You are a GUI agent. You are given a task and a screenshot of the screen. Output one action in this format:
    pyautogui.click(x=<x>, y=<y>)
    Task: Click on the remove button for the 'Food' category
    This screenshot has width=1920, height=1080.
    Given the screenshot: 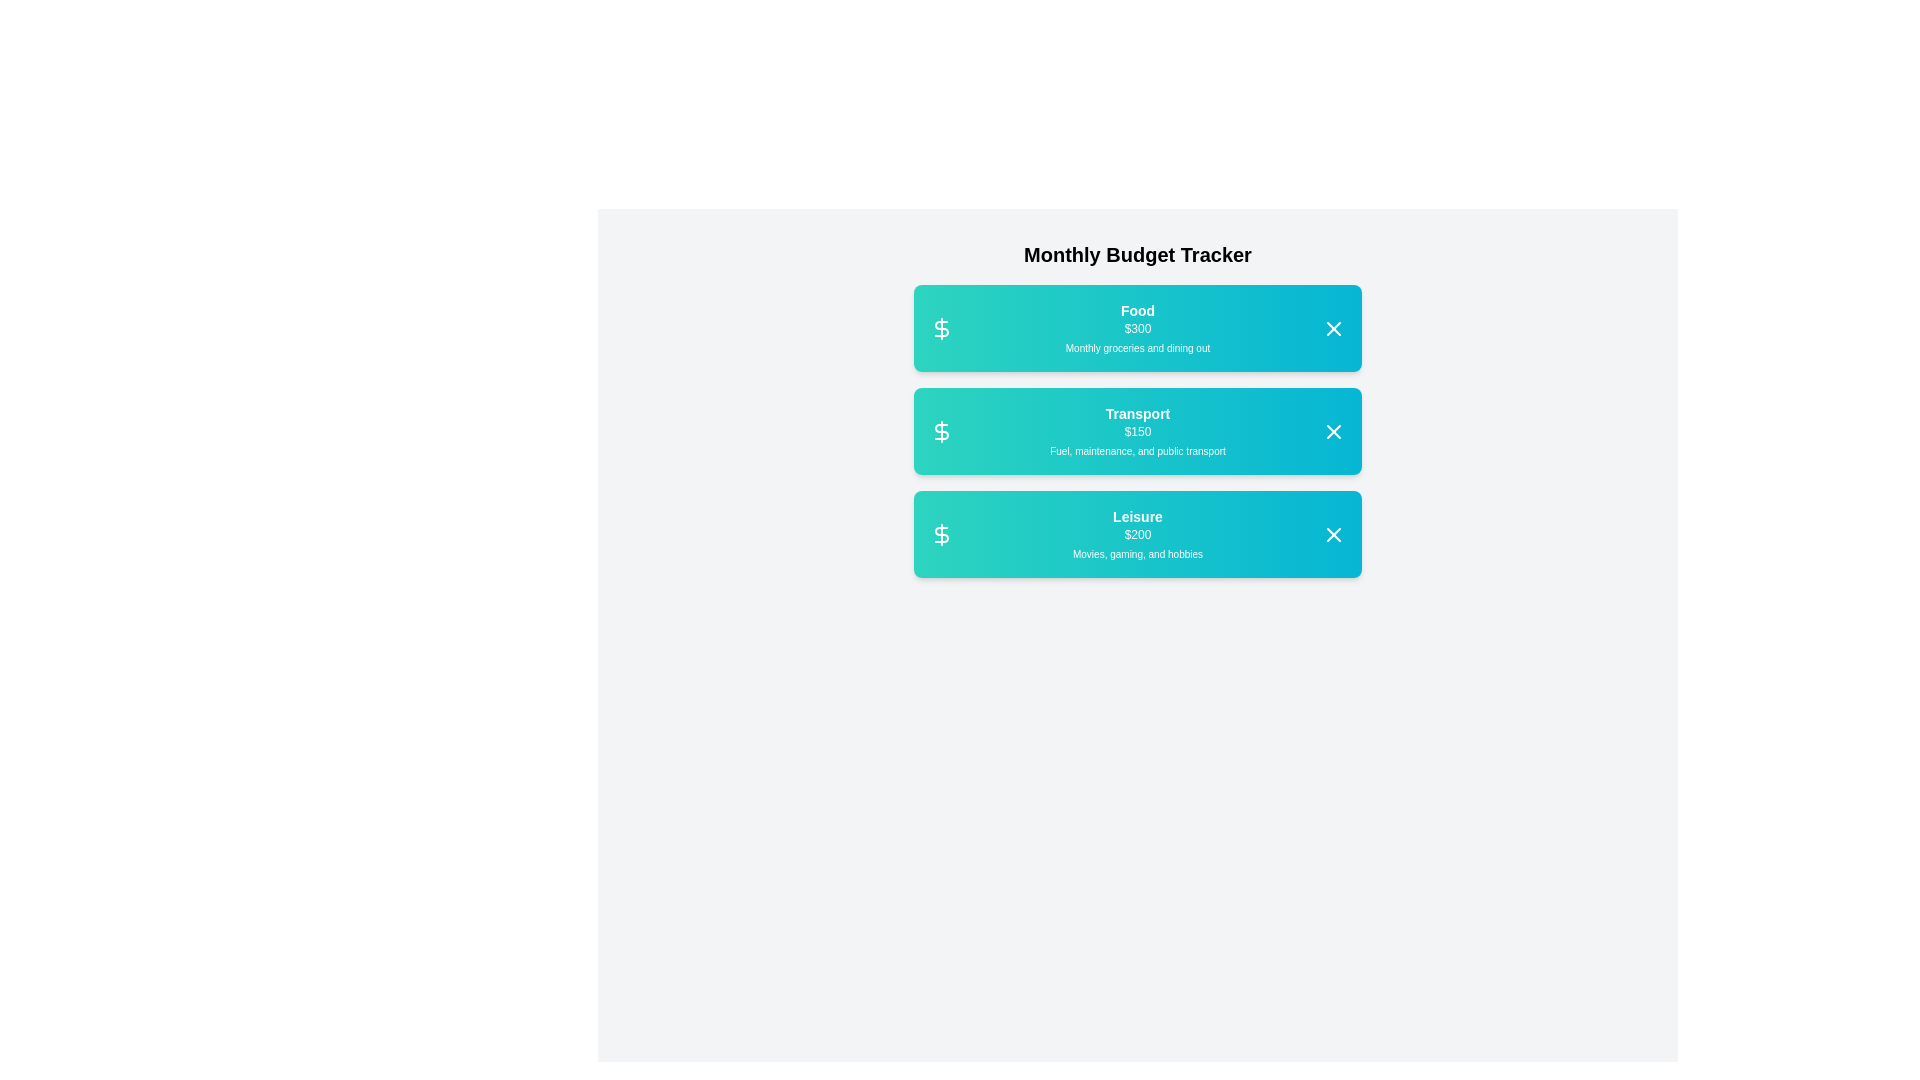 What is the action you would take?
    pyautogui.click(x=1334, y=326)
    